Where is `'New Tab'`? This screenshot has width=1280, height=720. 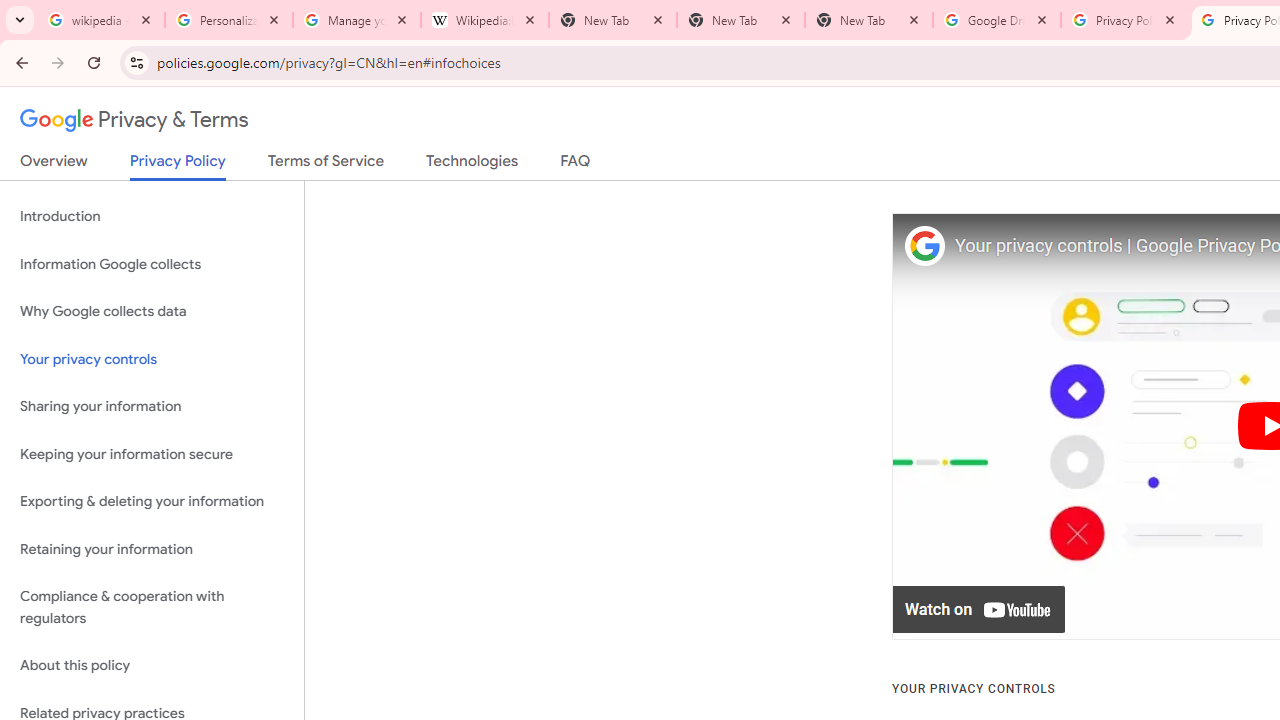 'New Tab' is located at coordinates (869, 20).